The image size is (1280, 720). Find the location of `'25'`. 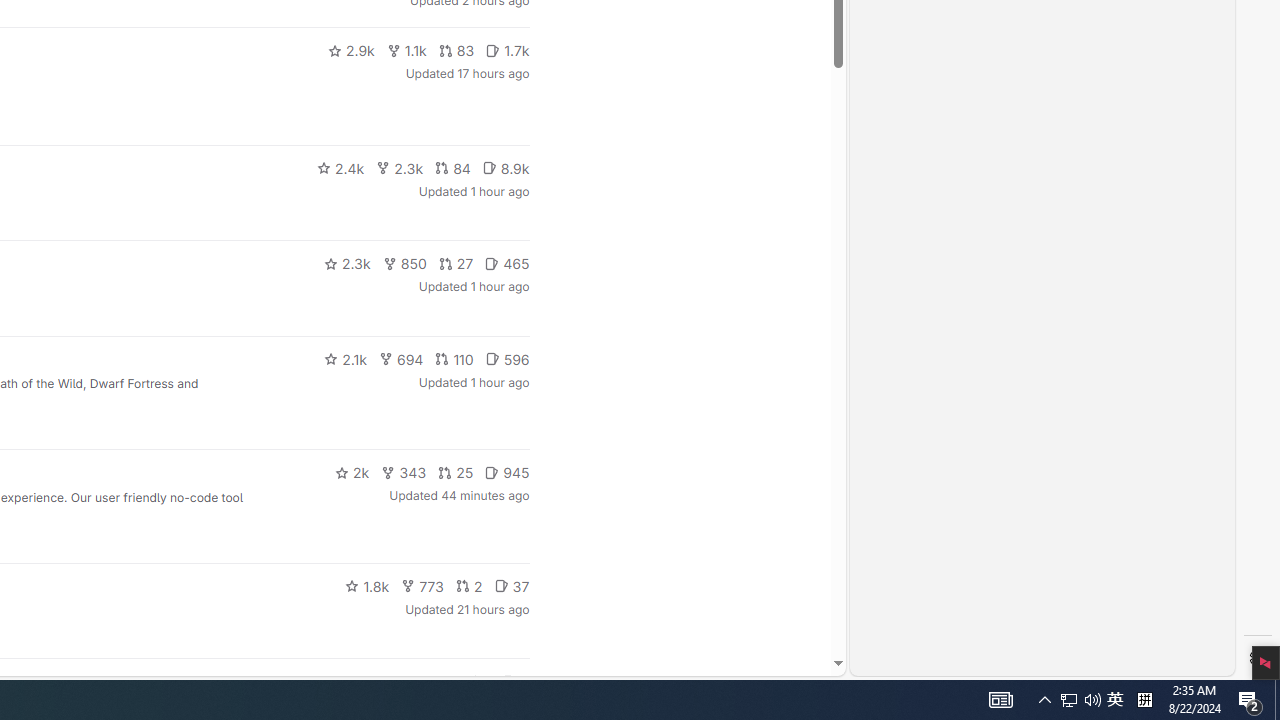

'25' is located at coordinates (454, 473).